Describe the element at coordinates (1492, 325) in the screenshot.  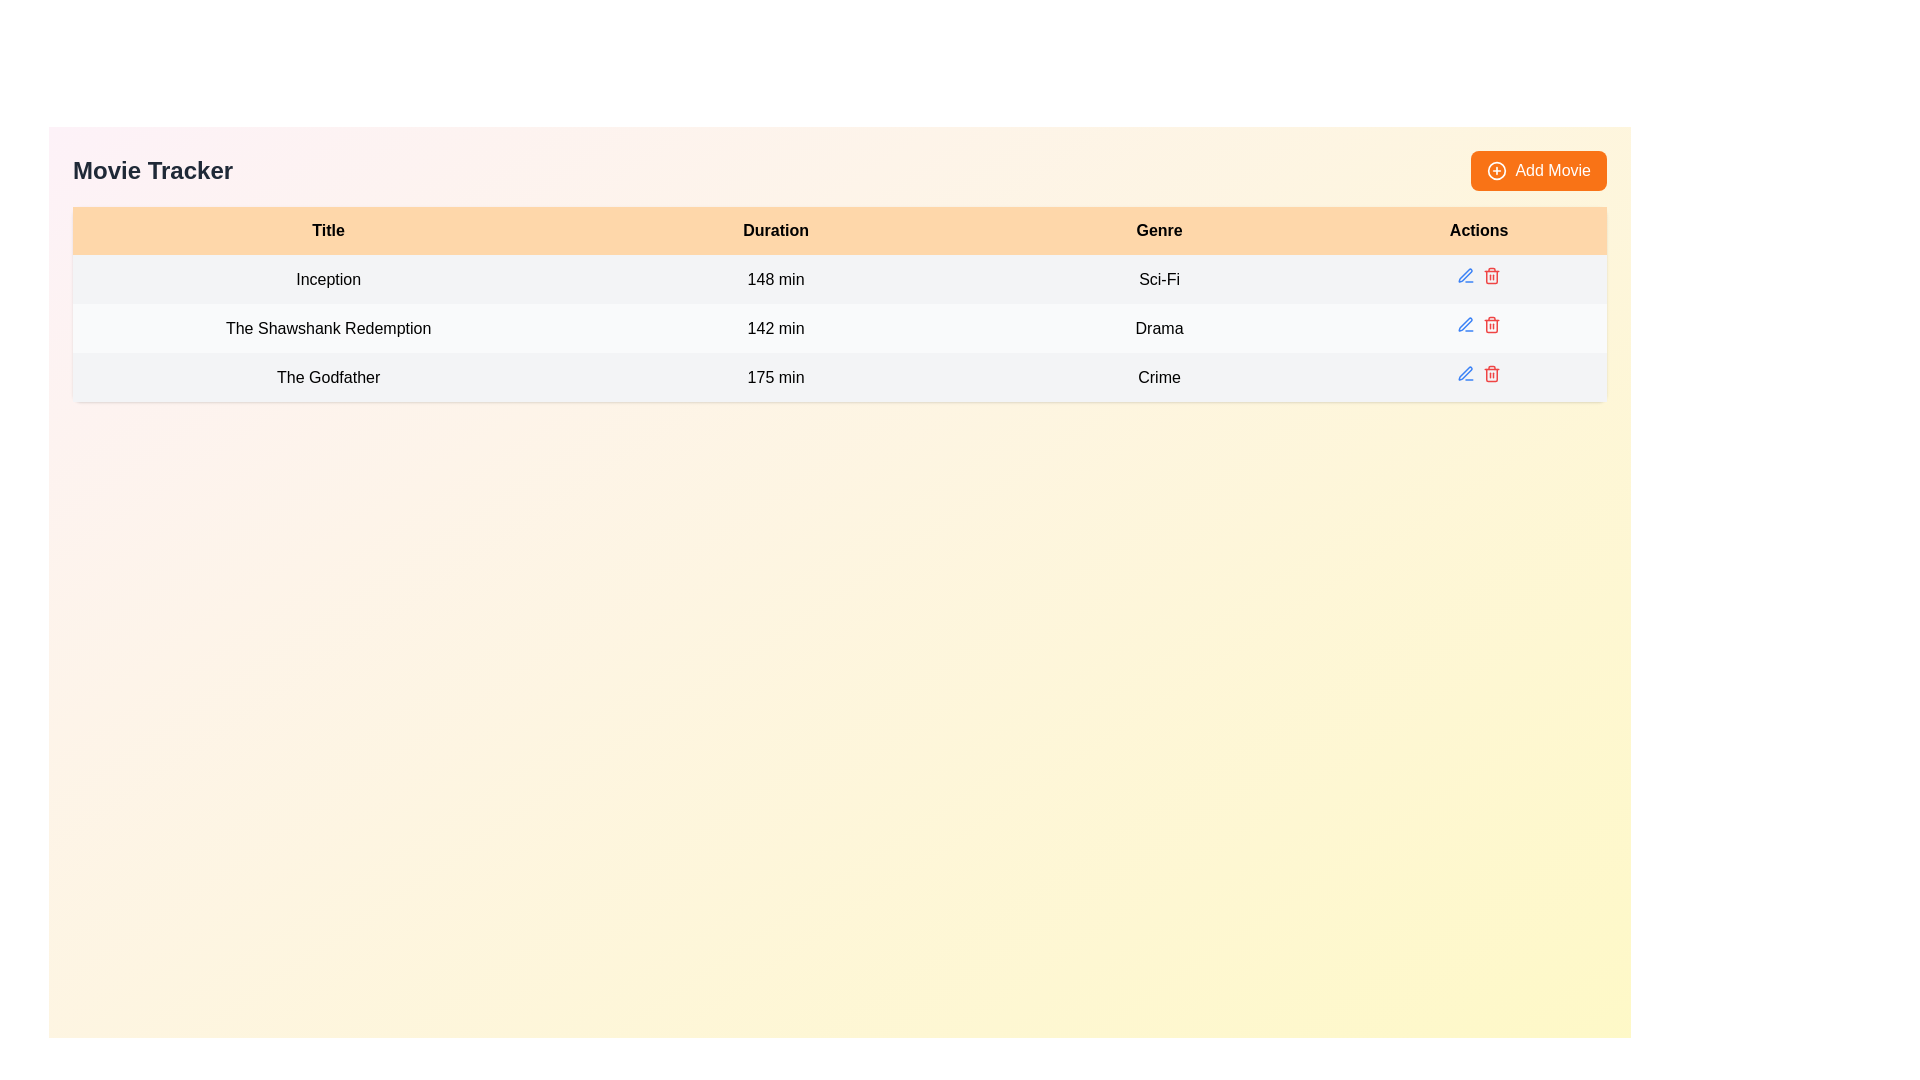
I see `the trash can icon in the 'Actions' column of the table row for 'The Shawshank Redemption' to initiate the delete action` at that location.